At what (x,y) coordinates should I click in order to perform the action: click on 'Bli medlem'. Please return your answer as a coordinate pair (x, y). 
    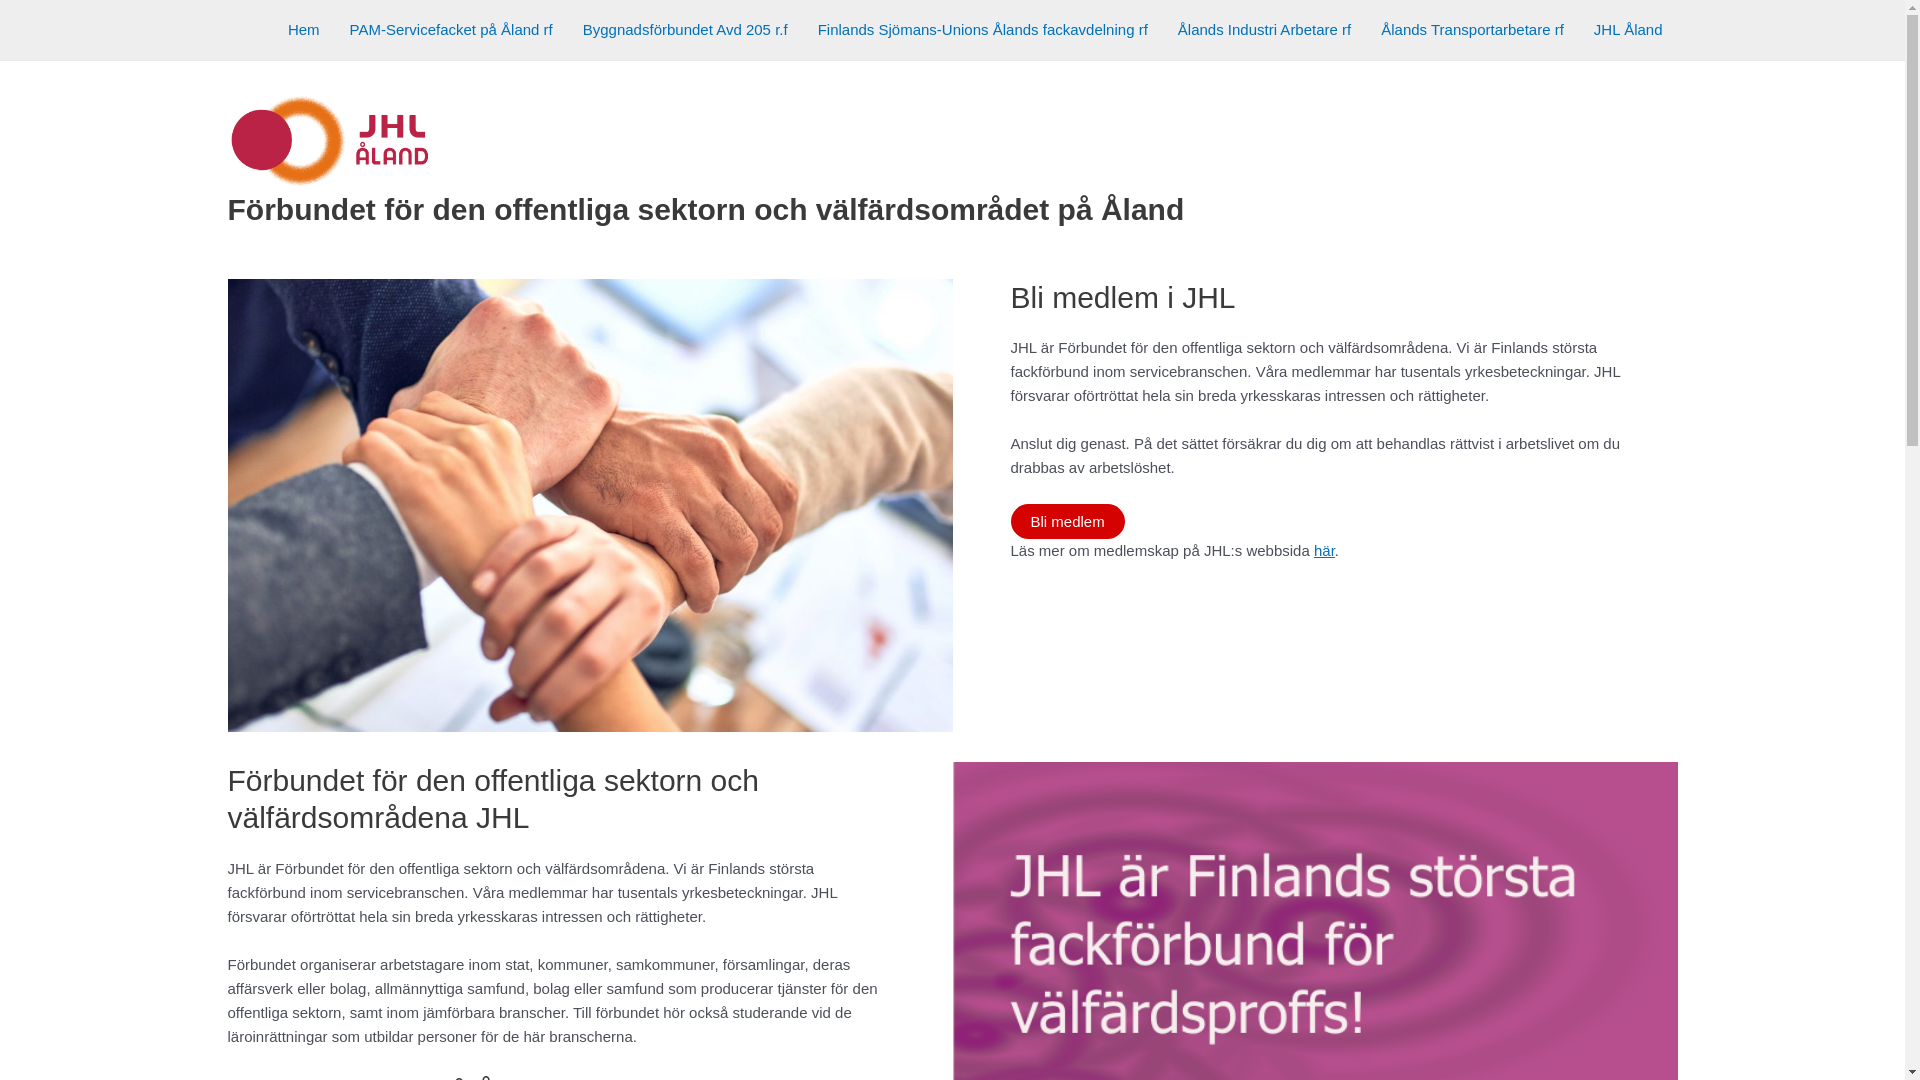
    Looking at the image, I should click on (1009, 520).